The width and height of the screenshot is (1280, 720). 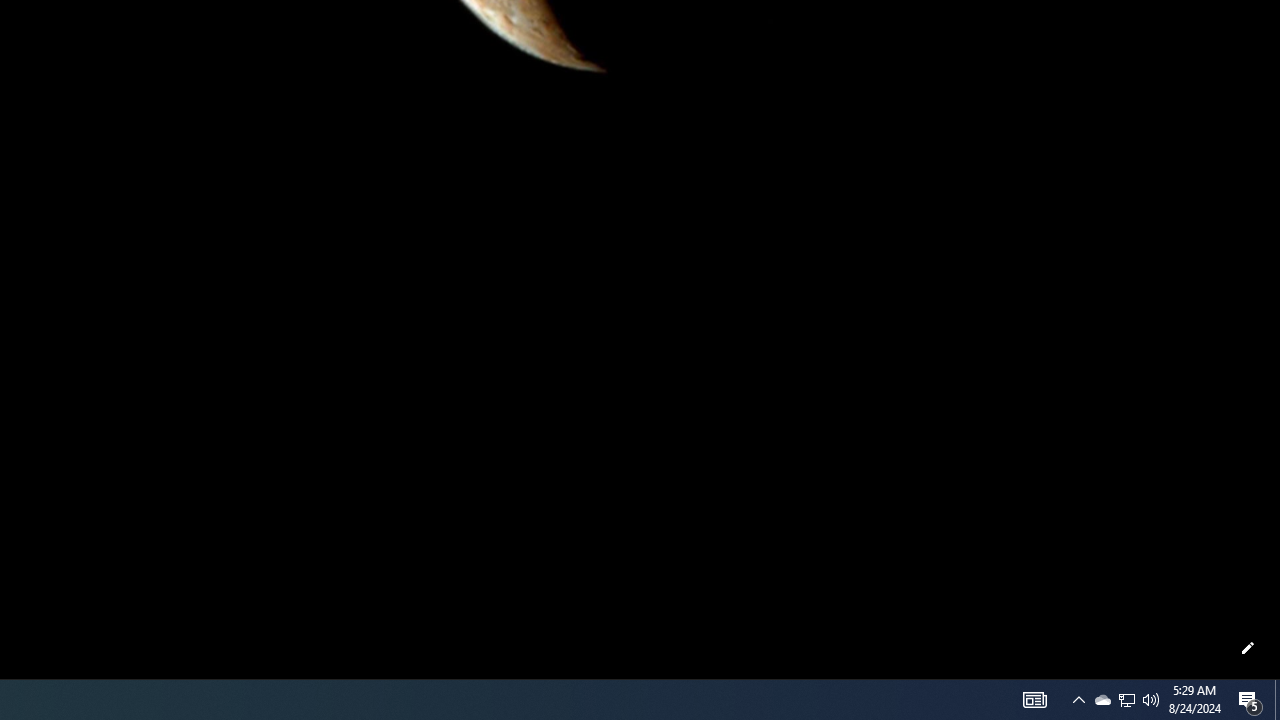 I want to click on 'Customize this page', so click(x=1247, y=648).